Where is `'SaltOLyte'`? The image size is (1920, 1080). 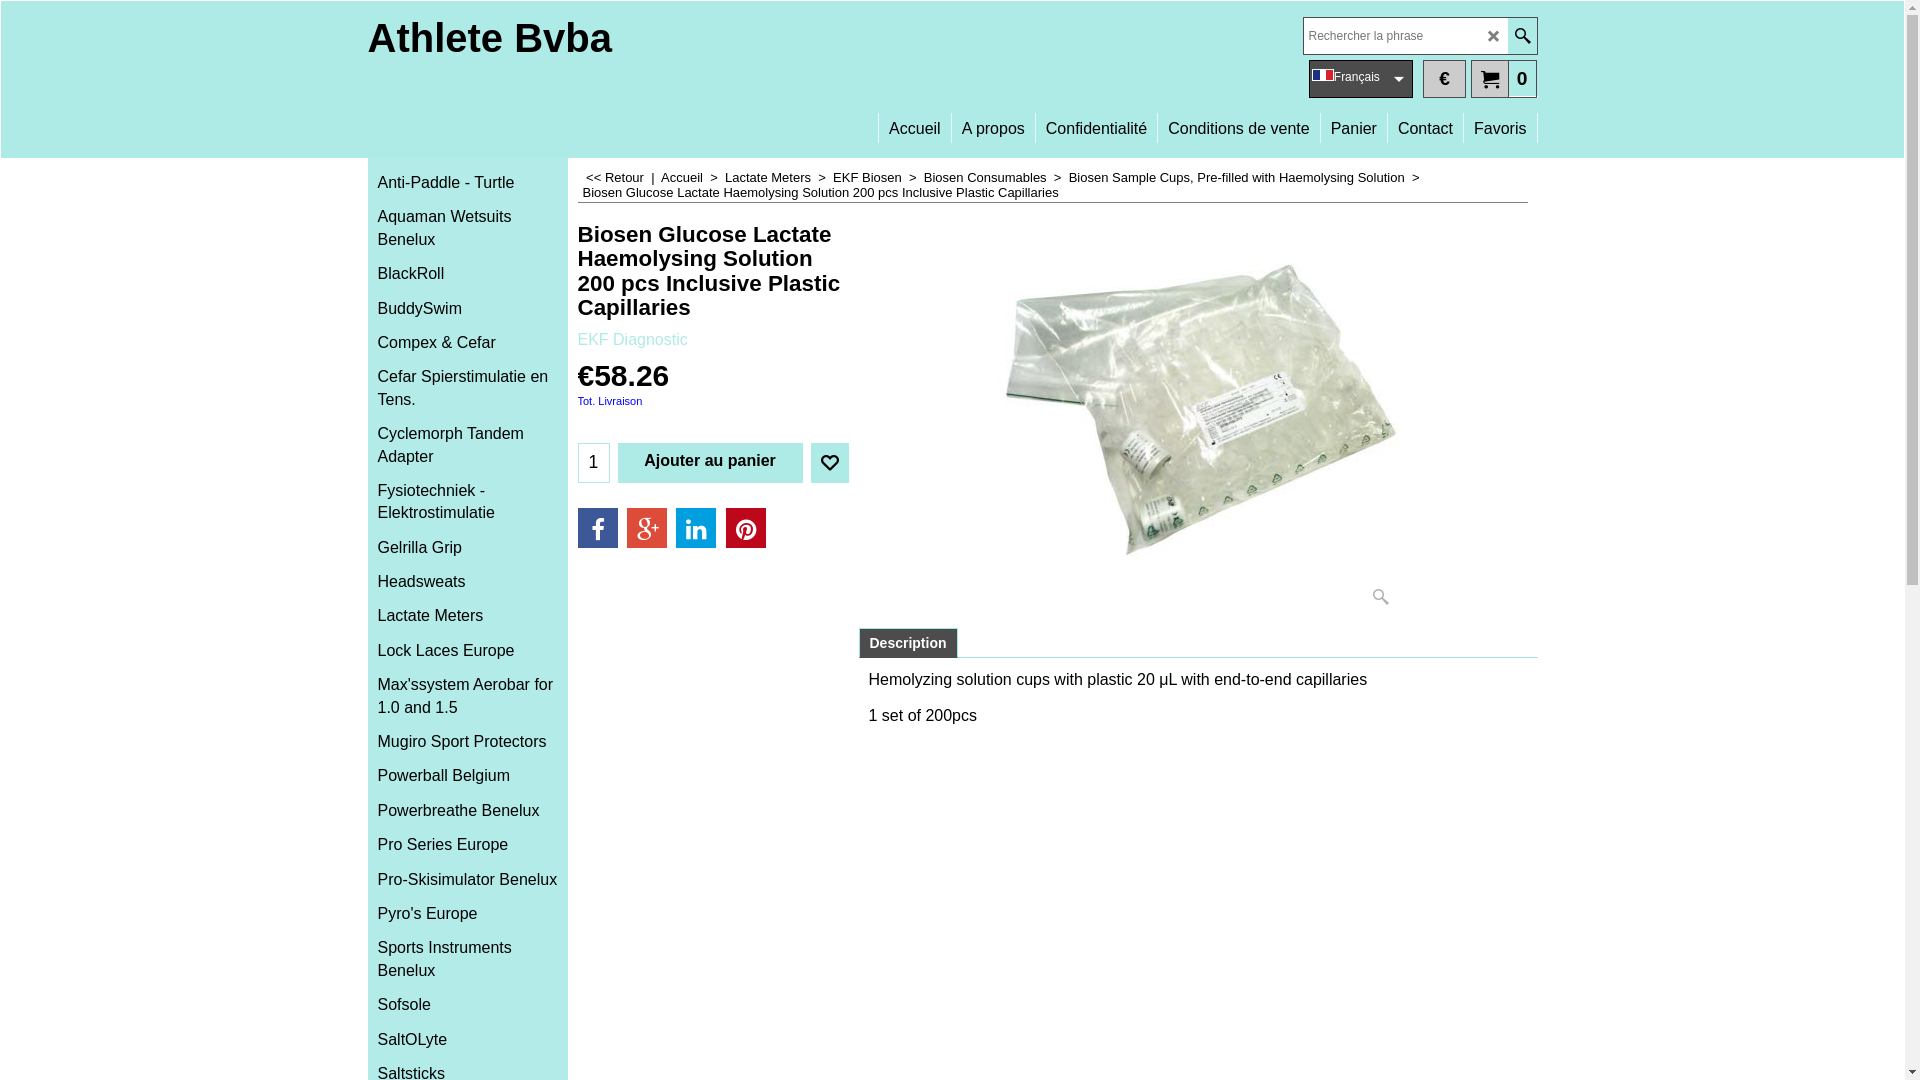
'SaltOLyte' is located at coordinates (467, 1039).